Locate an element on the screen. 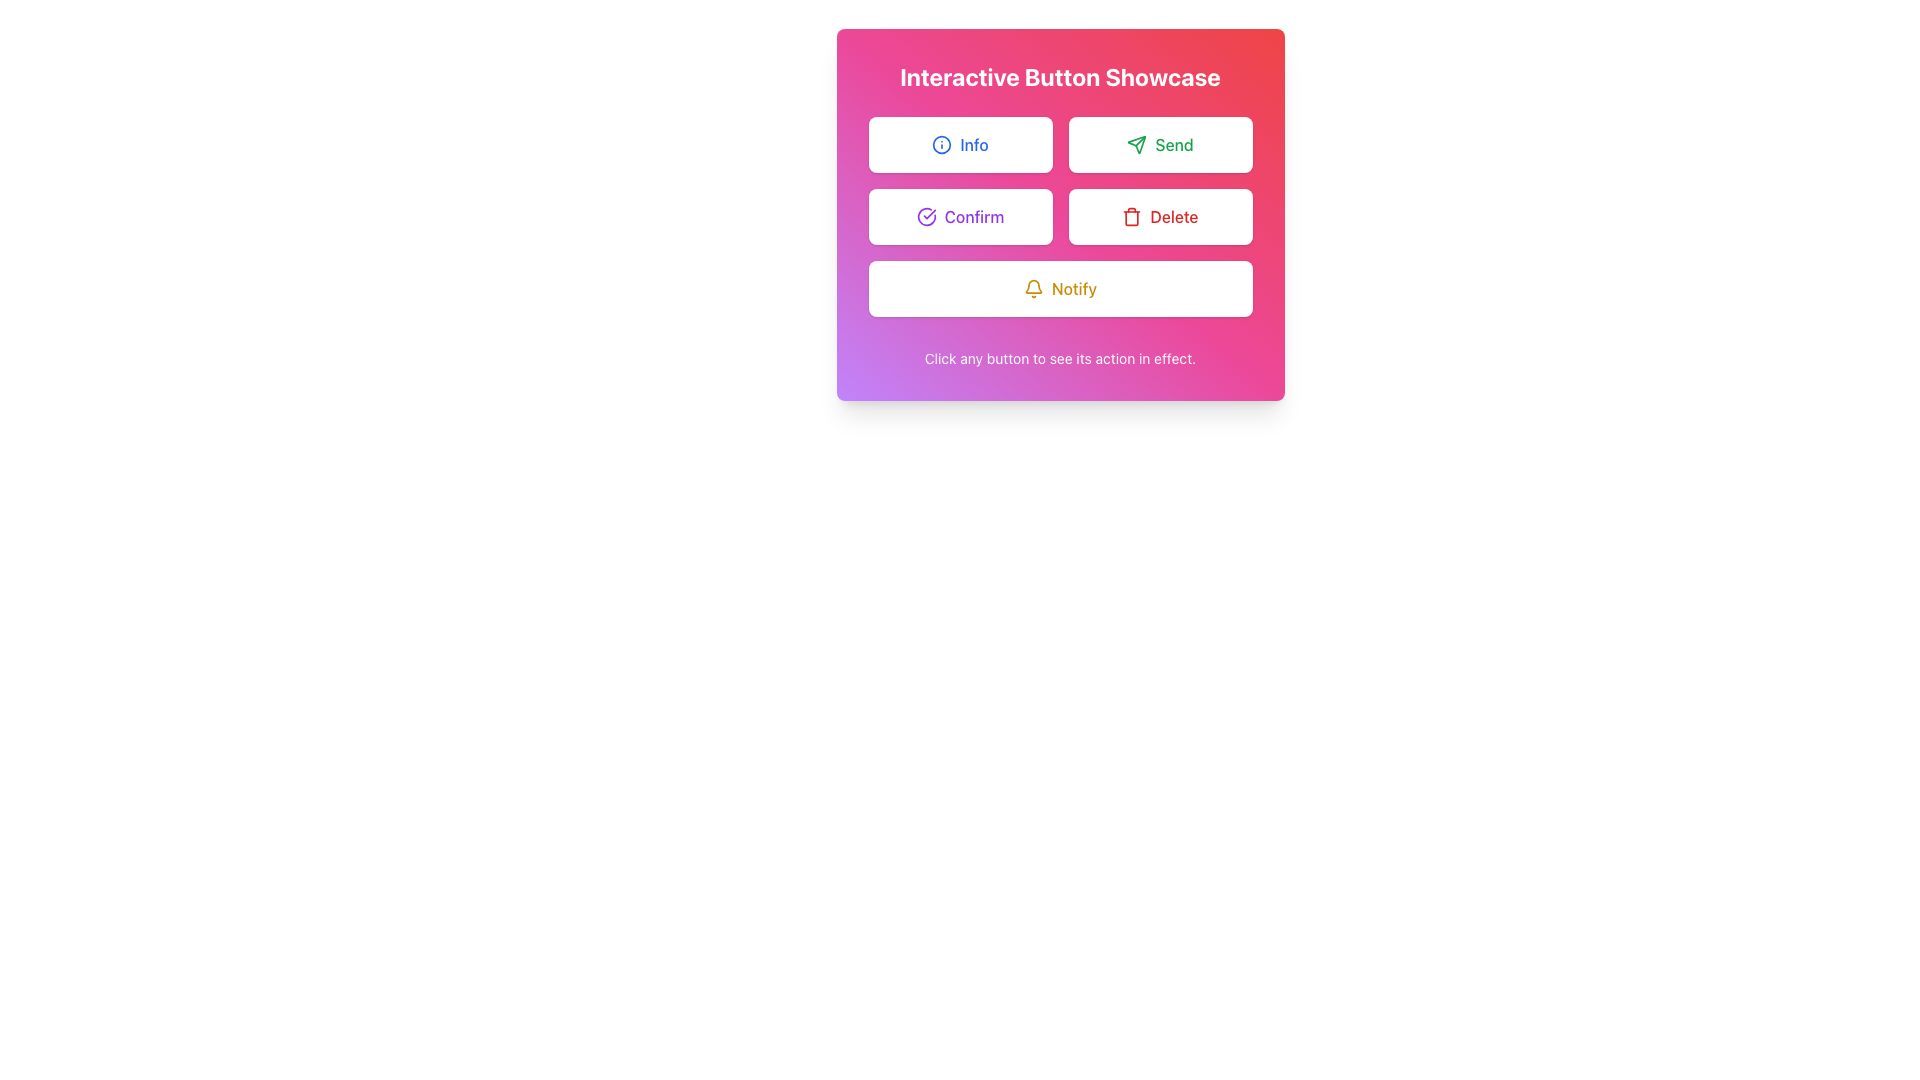 Image resolution: width=1920 pixels, height=1080 pixels. the green upward arrow icon located within the 'Send' button beside the text 'Send' is located at coordinates (1137, 142).